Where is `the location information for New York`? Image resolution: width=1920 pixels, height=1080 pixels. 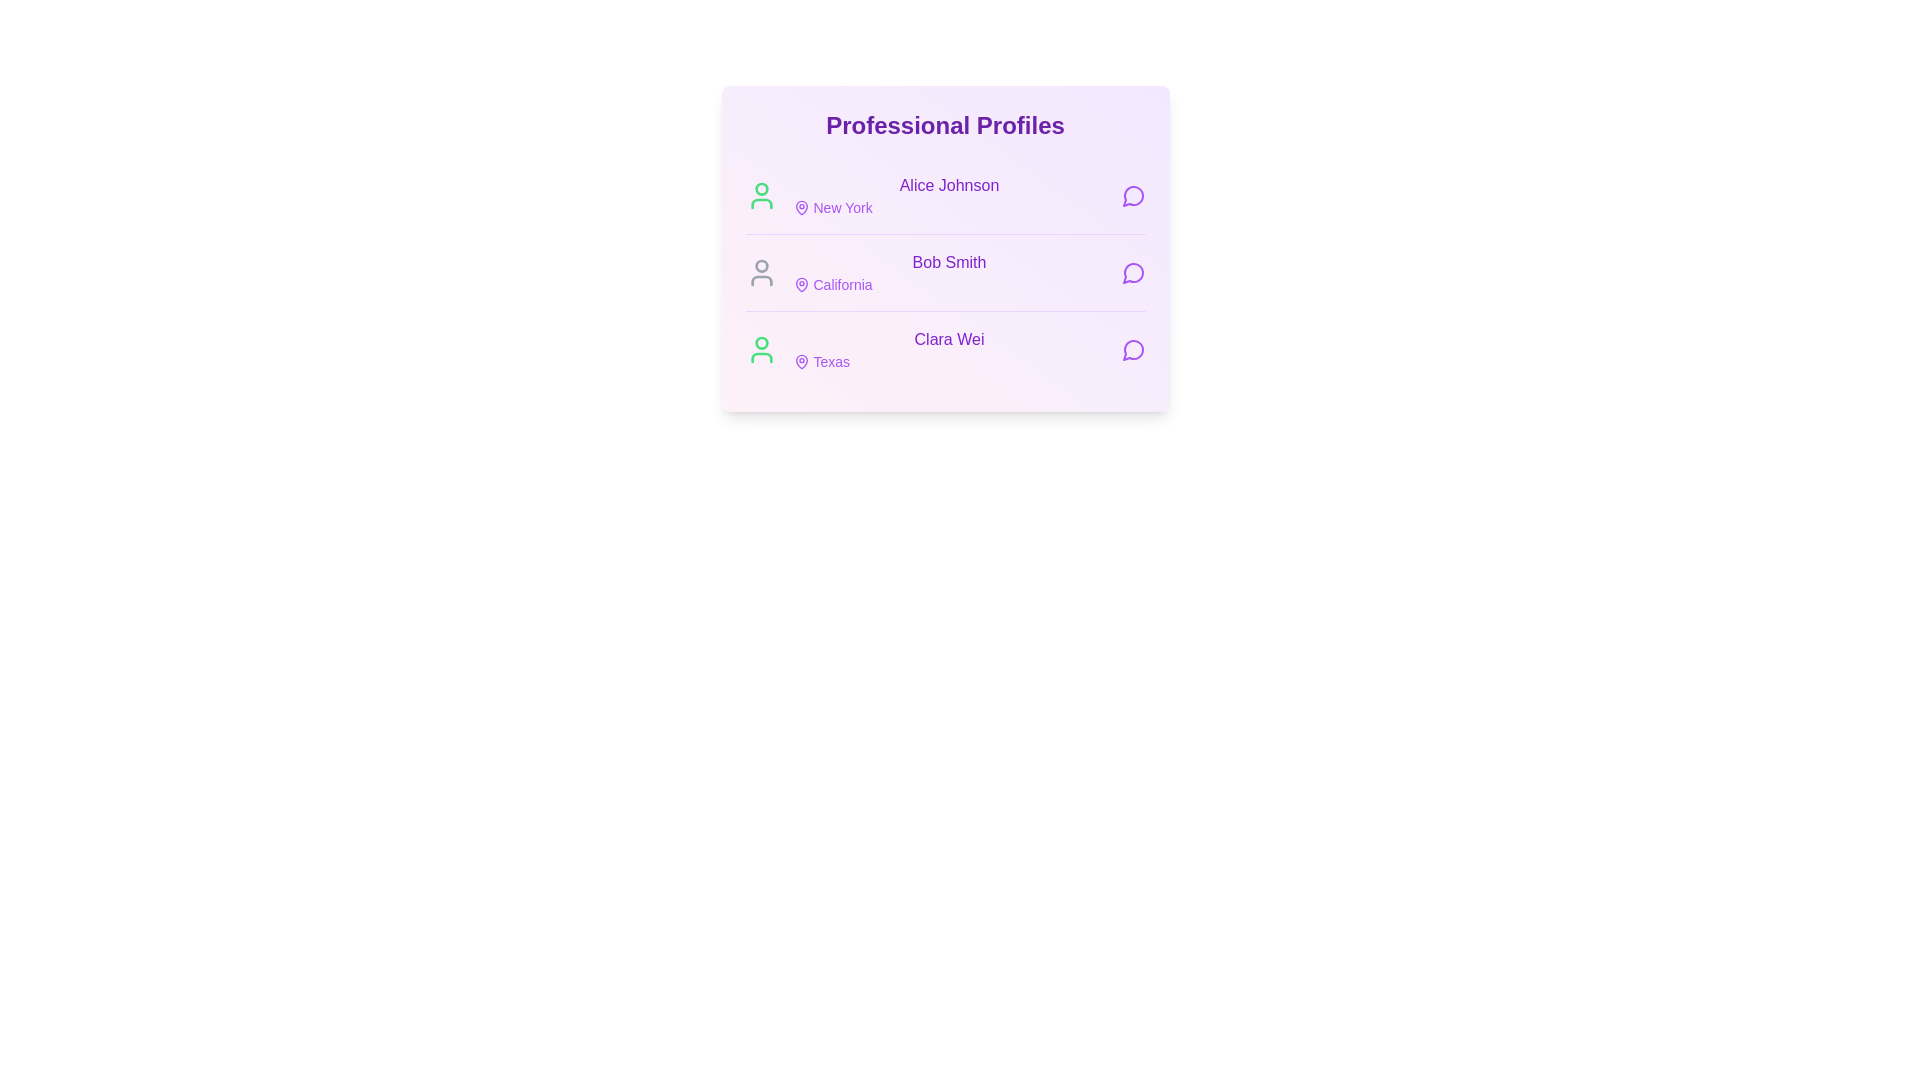 the location information for New York is located at coordinates (801, 208).